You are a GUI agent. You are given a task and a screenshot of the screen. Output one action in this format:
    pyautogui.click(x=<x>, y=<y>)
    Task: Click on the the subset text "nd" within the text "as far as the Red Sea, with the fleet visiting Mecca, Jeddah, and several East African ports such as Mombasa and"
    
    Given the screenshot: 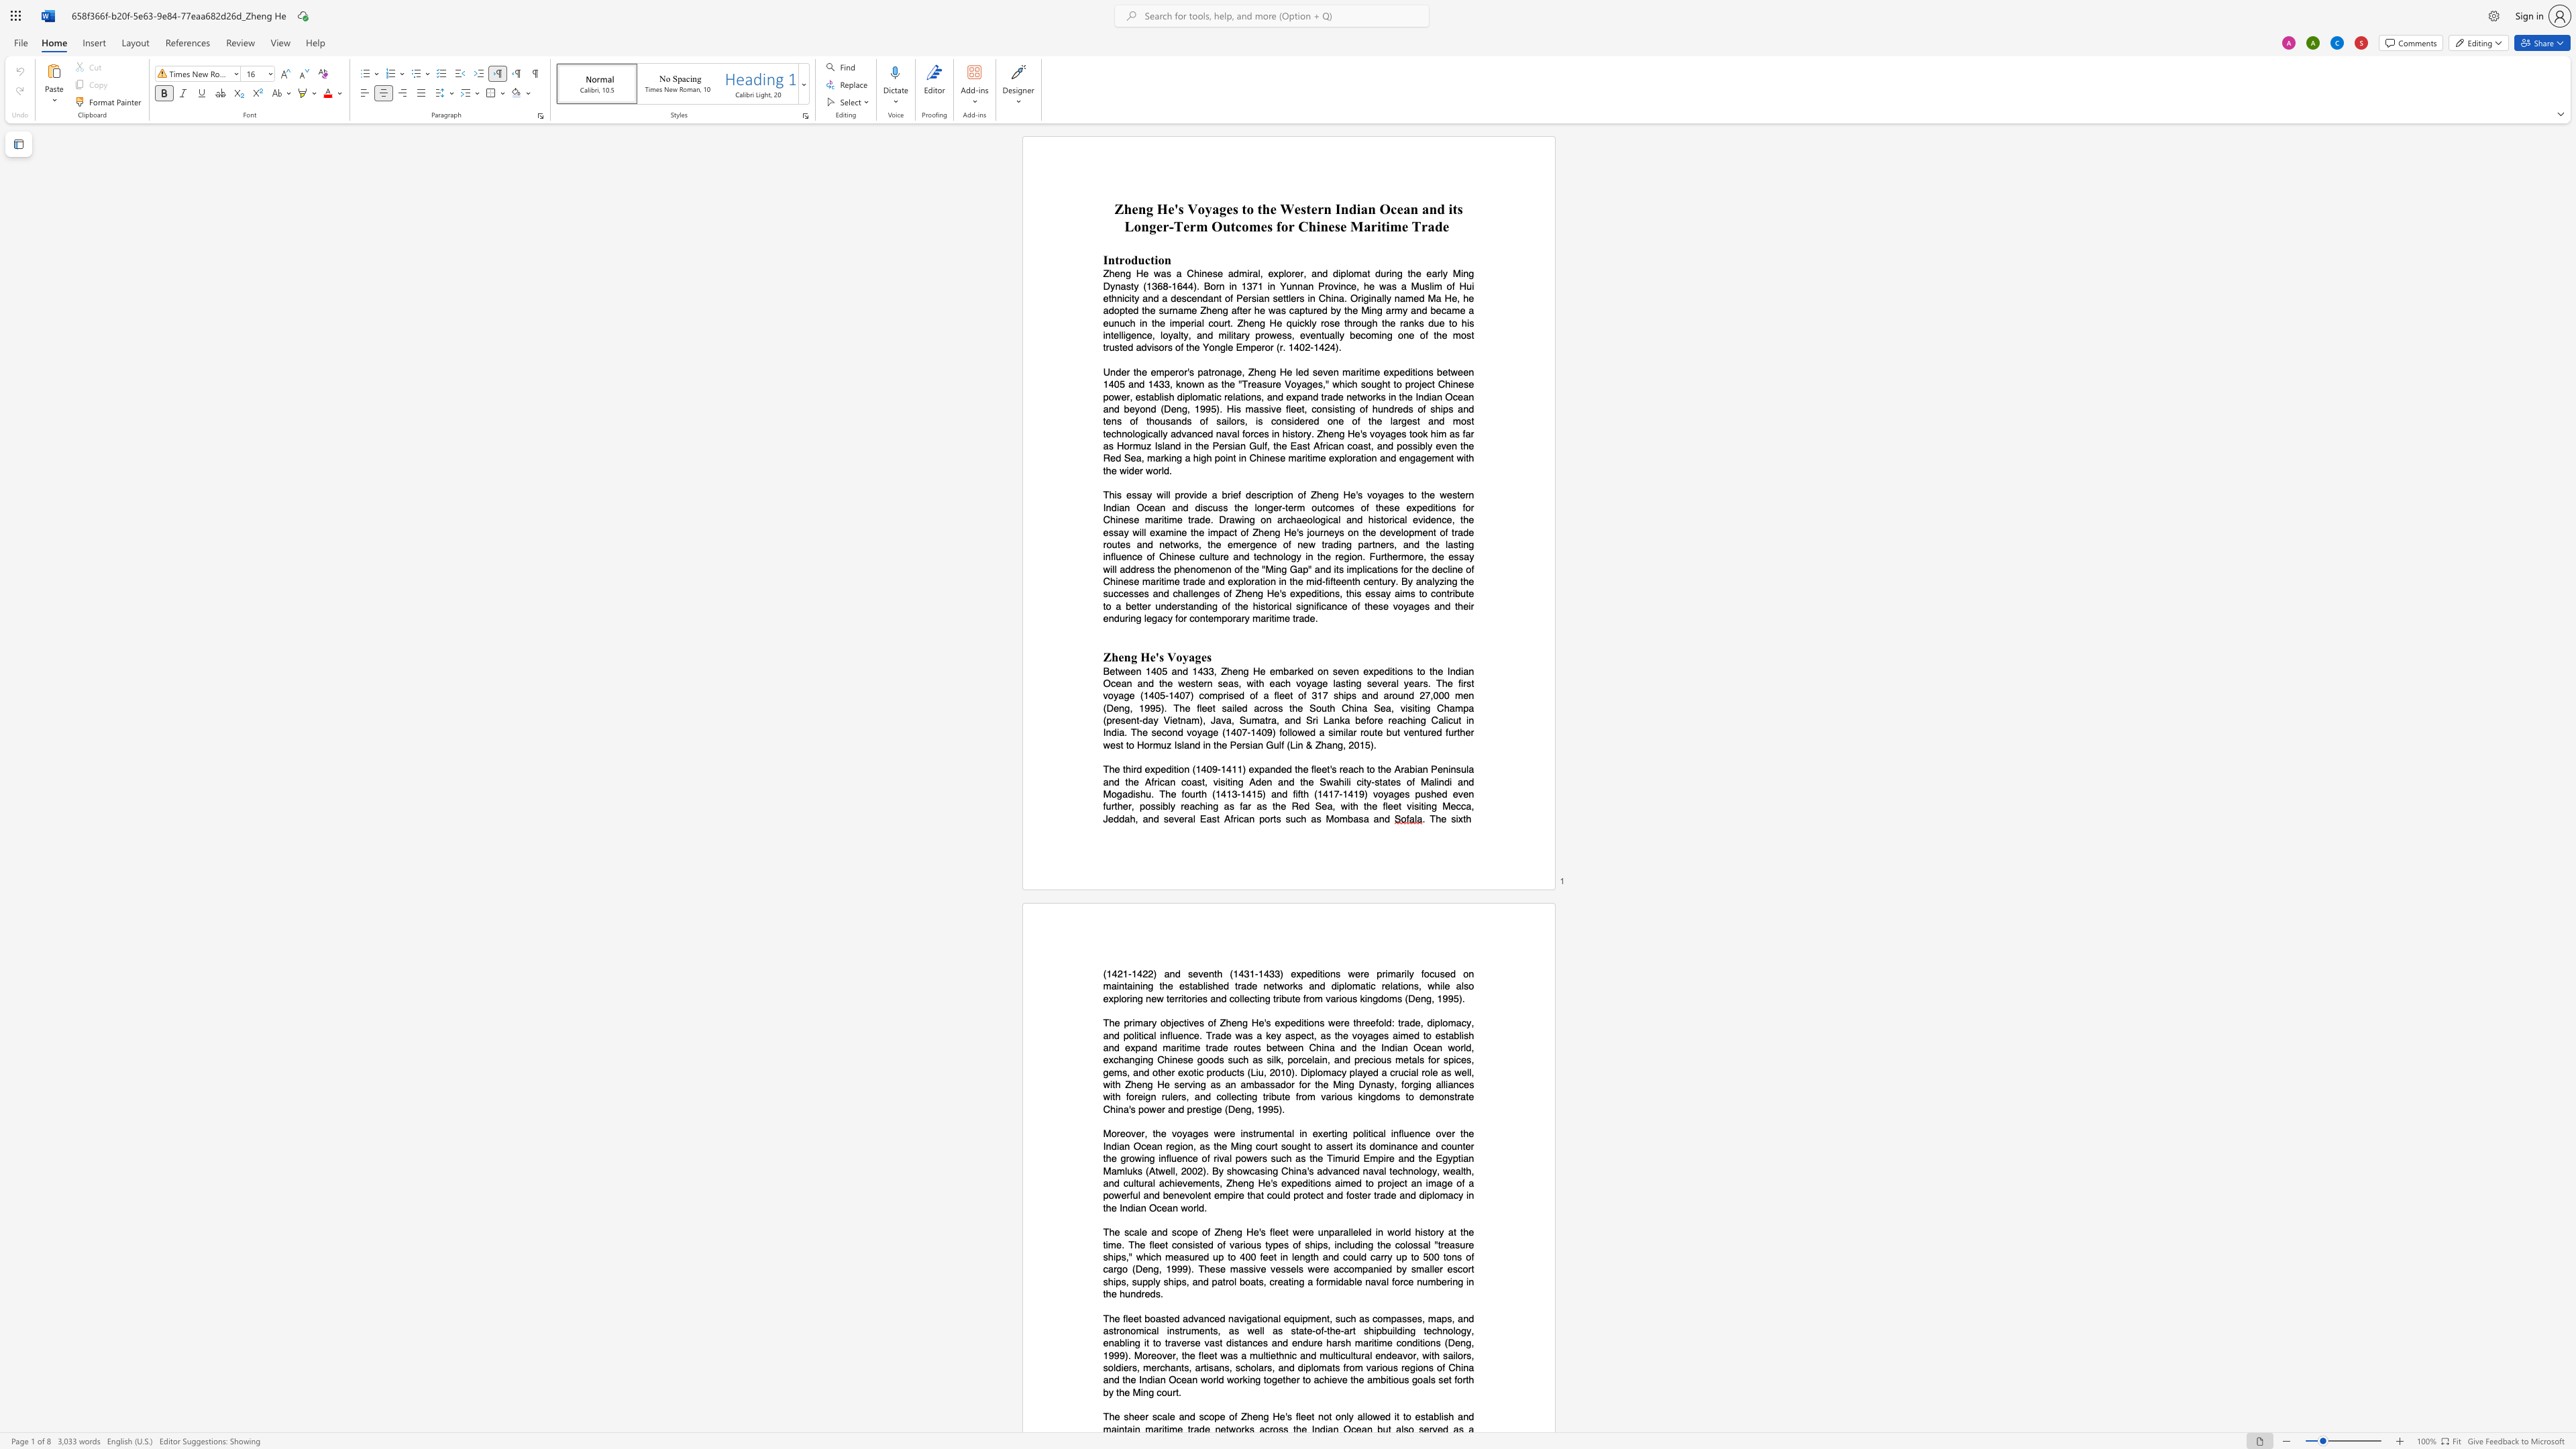 What is the action you would take?
    pyautogui.click(x=1377, y=817)
    